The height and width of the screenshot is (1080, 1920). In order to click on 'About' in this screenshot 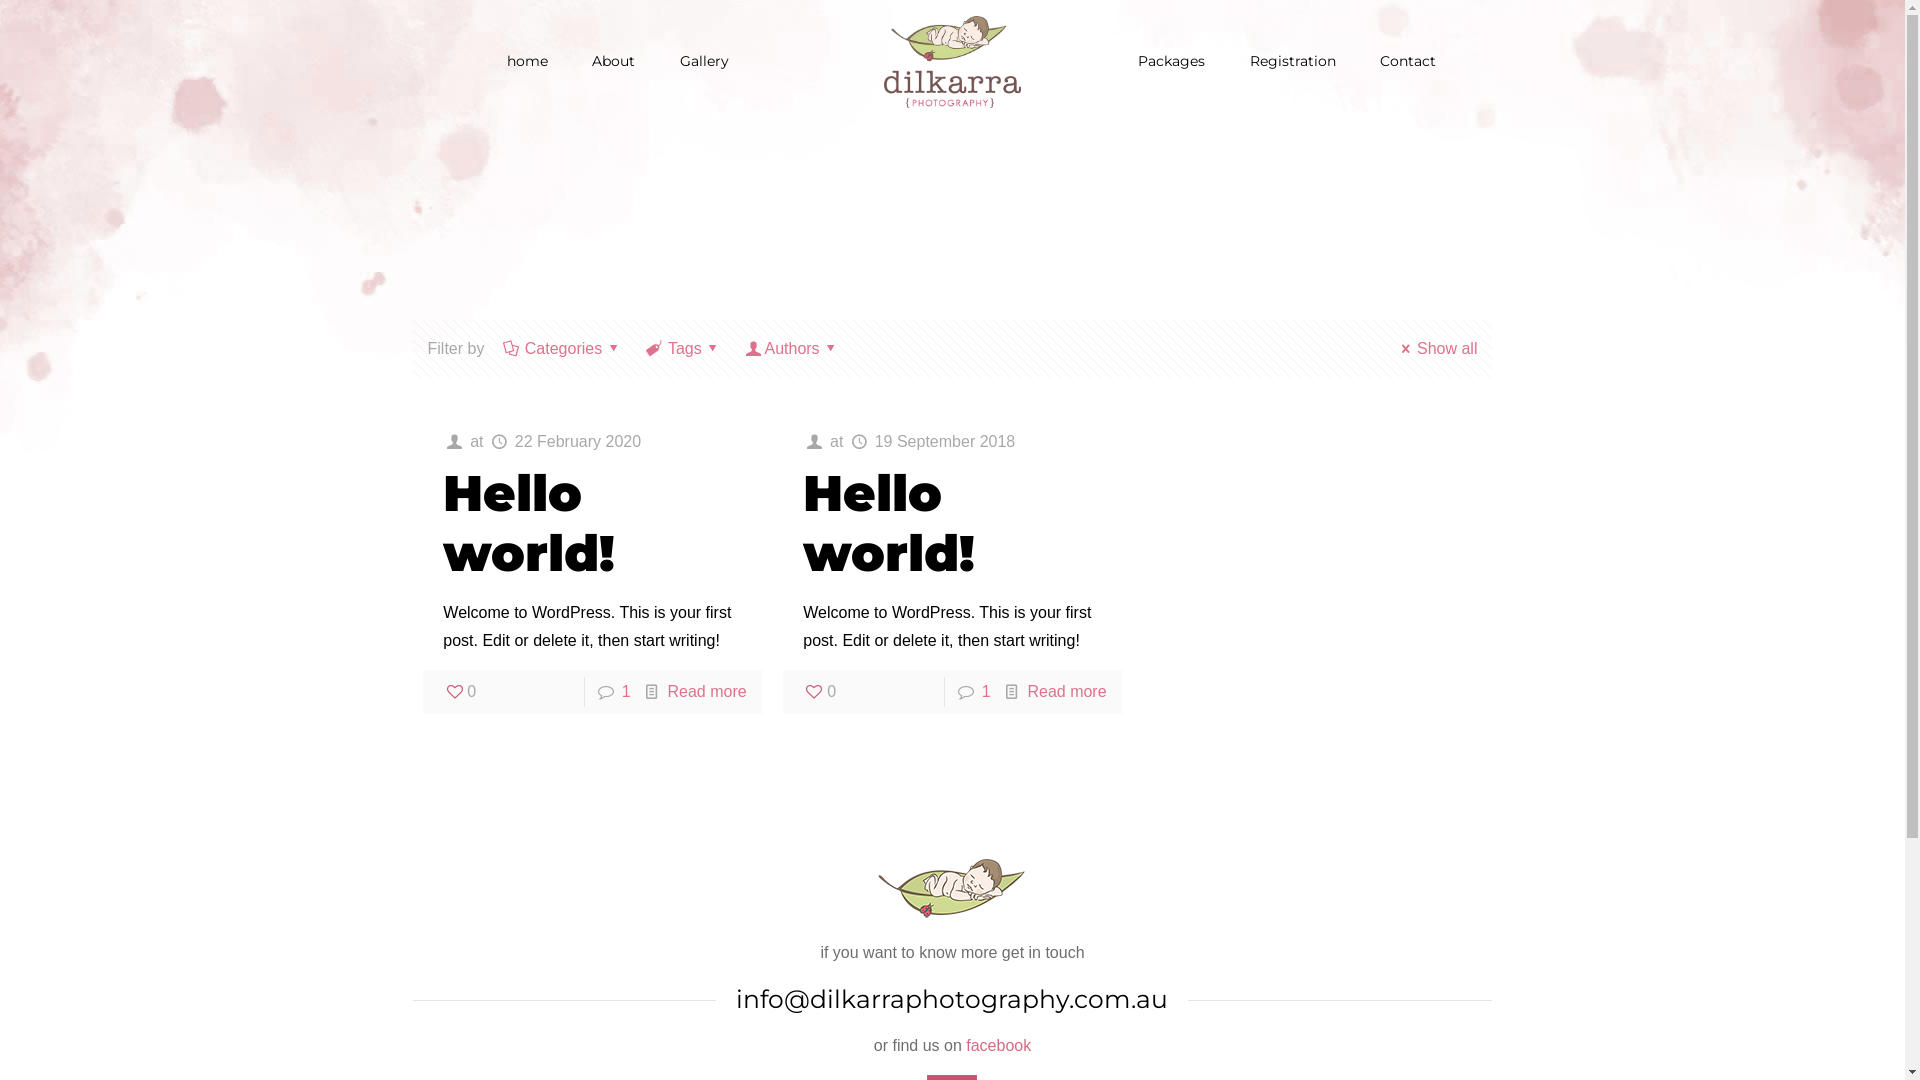, I will do `click(570, 60)`.